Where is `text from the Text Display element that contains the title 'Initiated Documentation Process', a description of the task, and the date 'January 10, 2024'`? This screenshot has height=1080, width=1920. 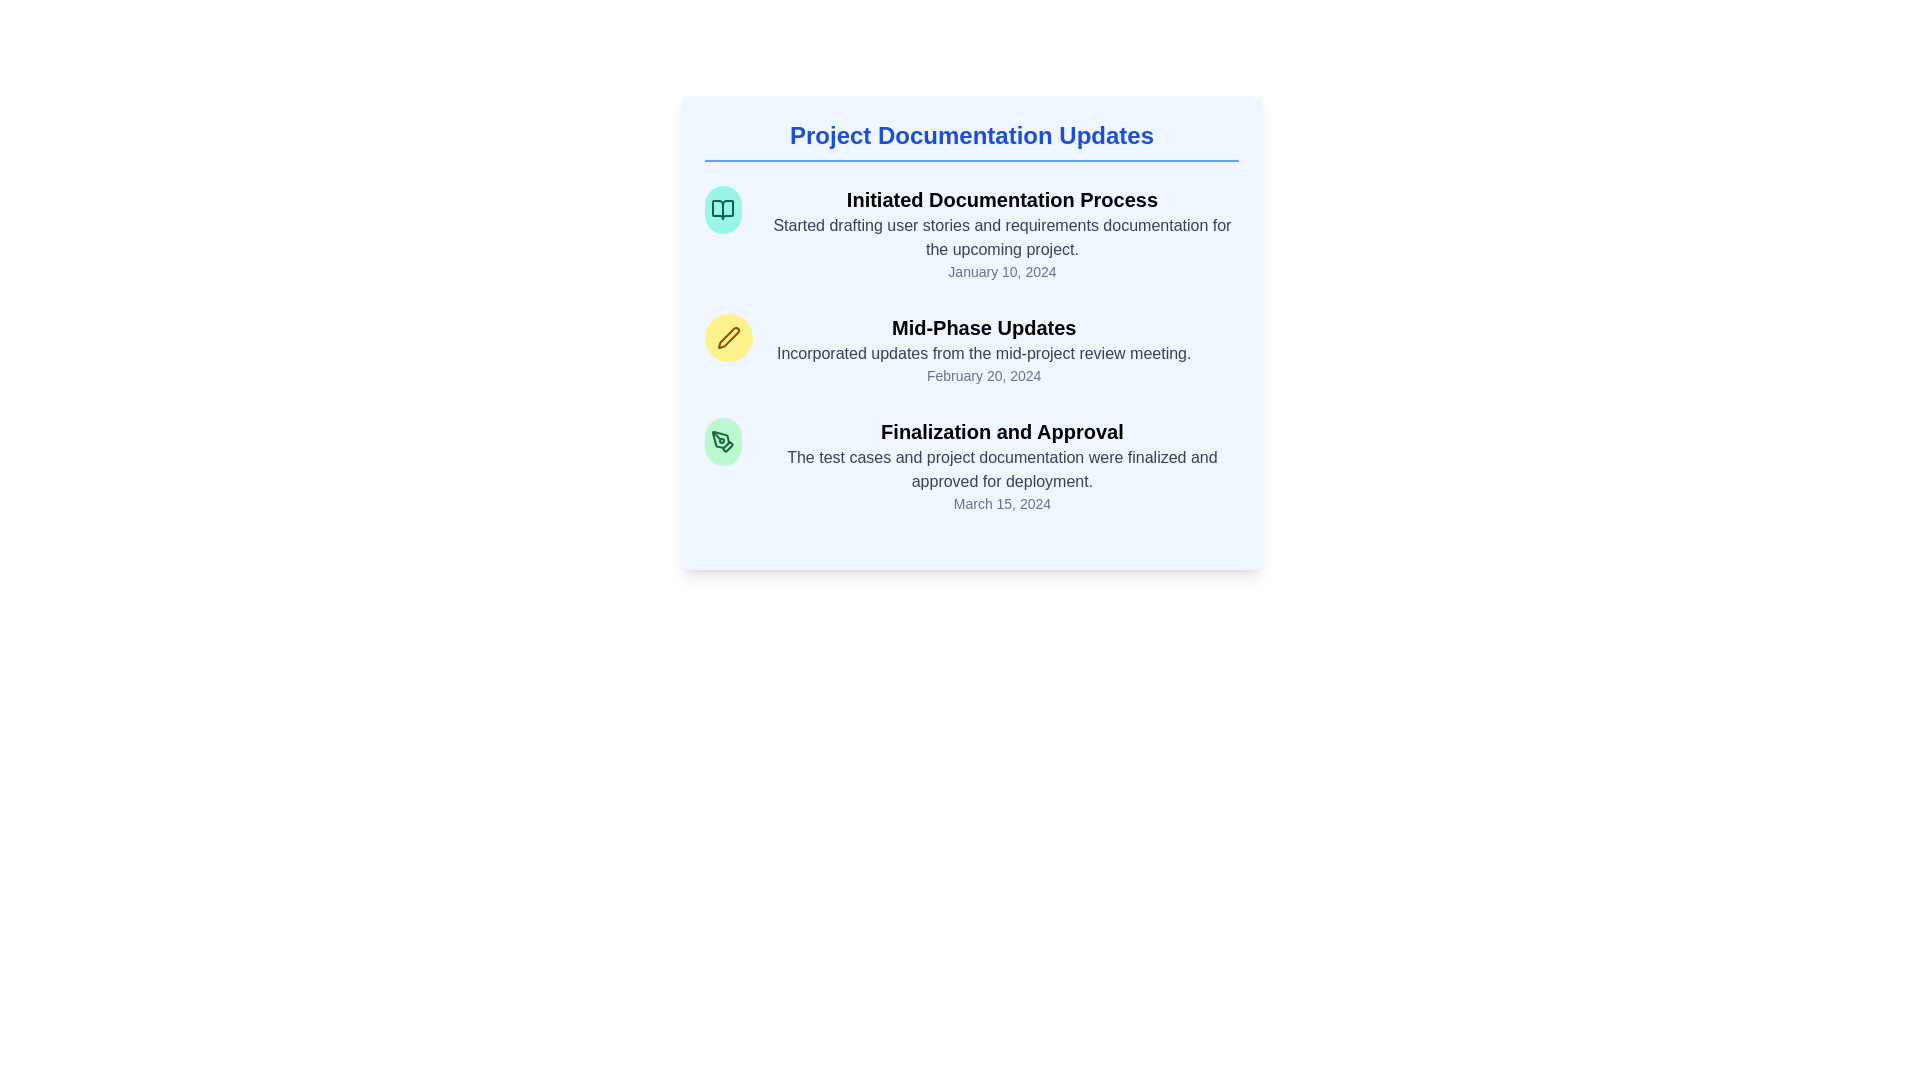
text from the Text Display element that contains the title 'Initiated Documentation Process', a description of the task, and the date 'January 10, 2024' is located at coordinates (1002, 233).